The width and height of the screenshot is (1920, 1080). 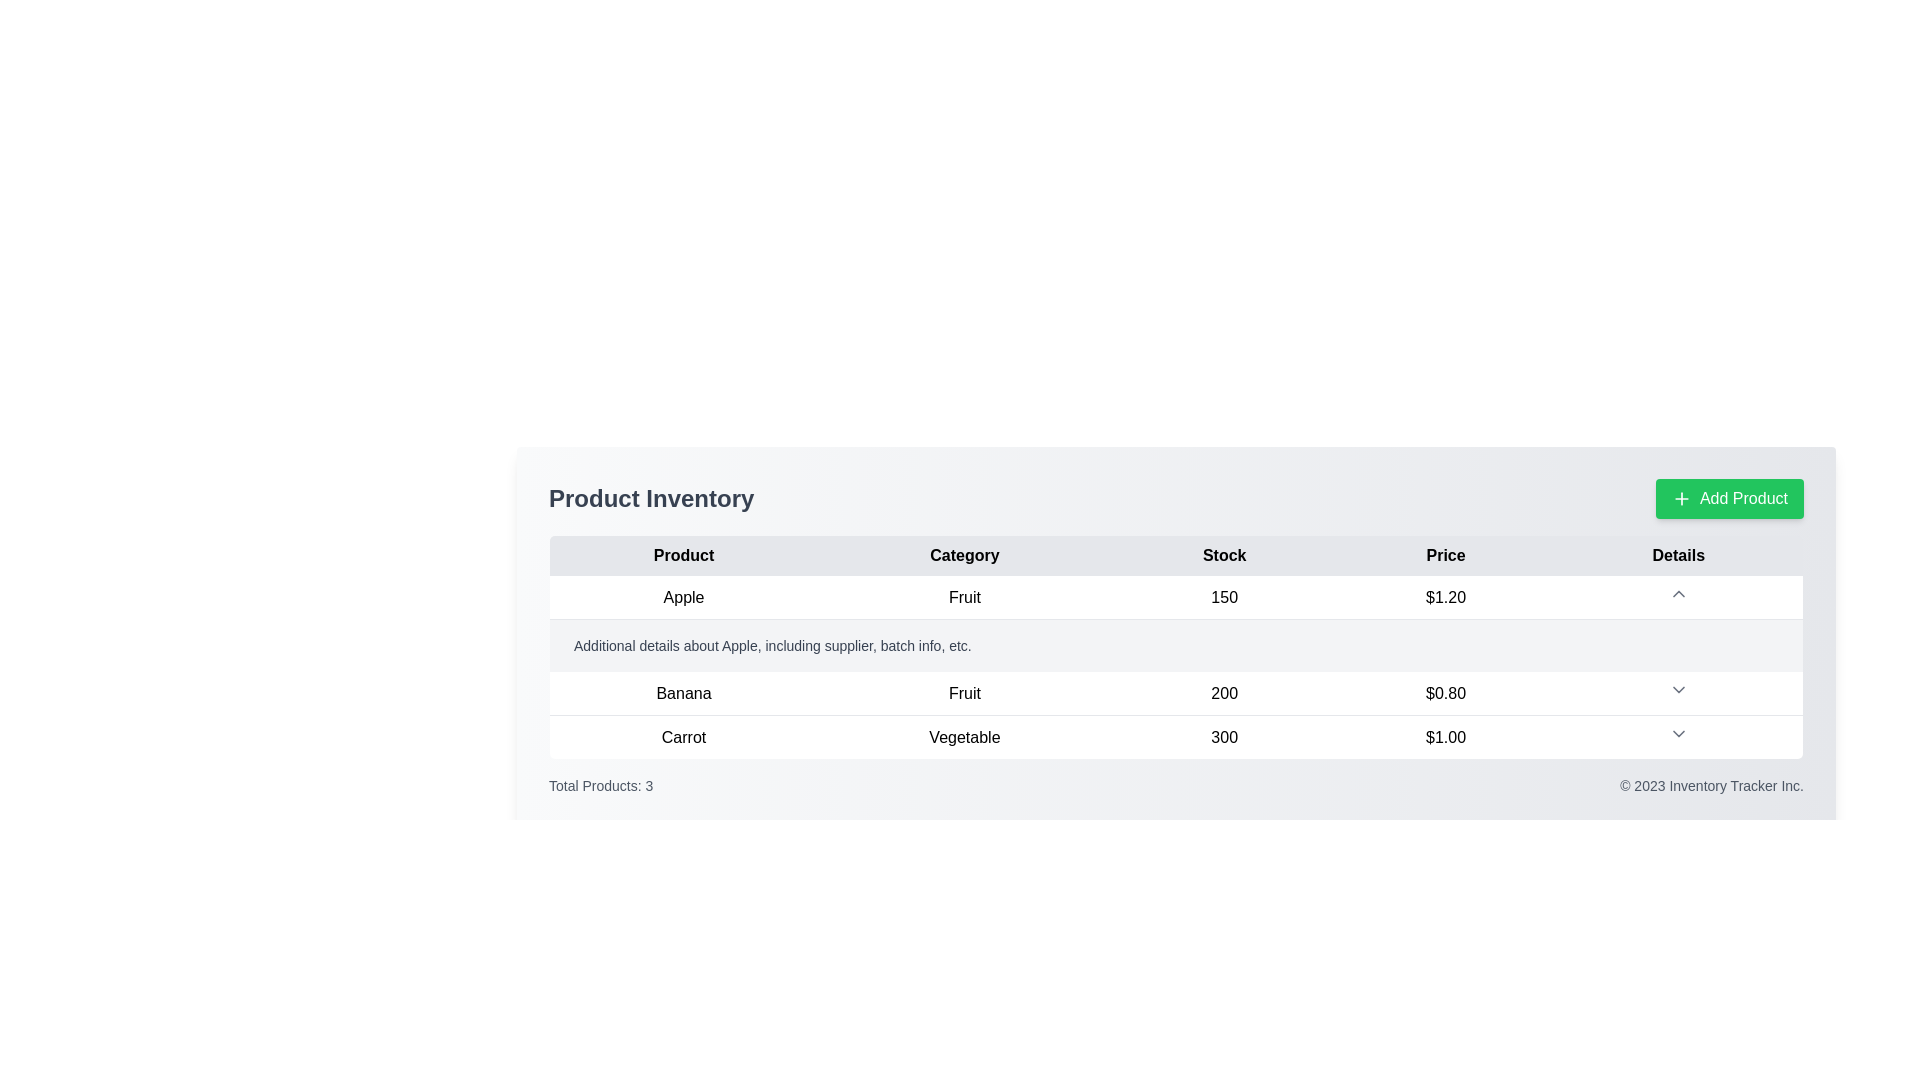 What do you see at coordinates (964, 555) in the screenshot?
I see `the 'Category' header label in the table, which is the second column, located between 'Product' and 'Stock'` at bounding box center [964, 555].